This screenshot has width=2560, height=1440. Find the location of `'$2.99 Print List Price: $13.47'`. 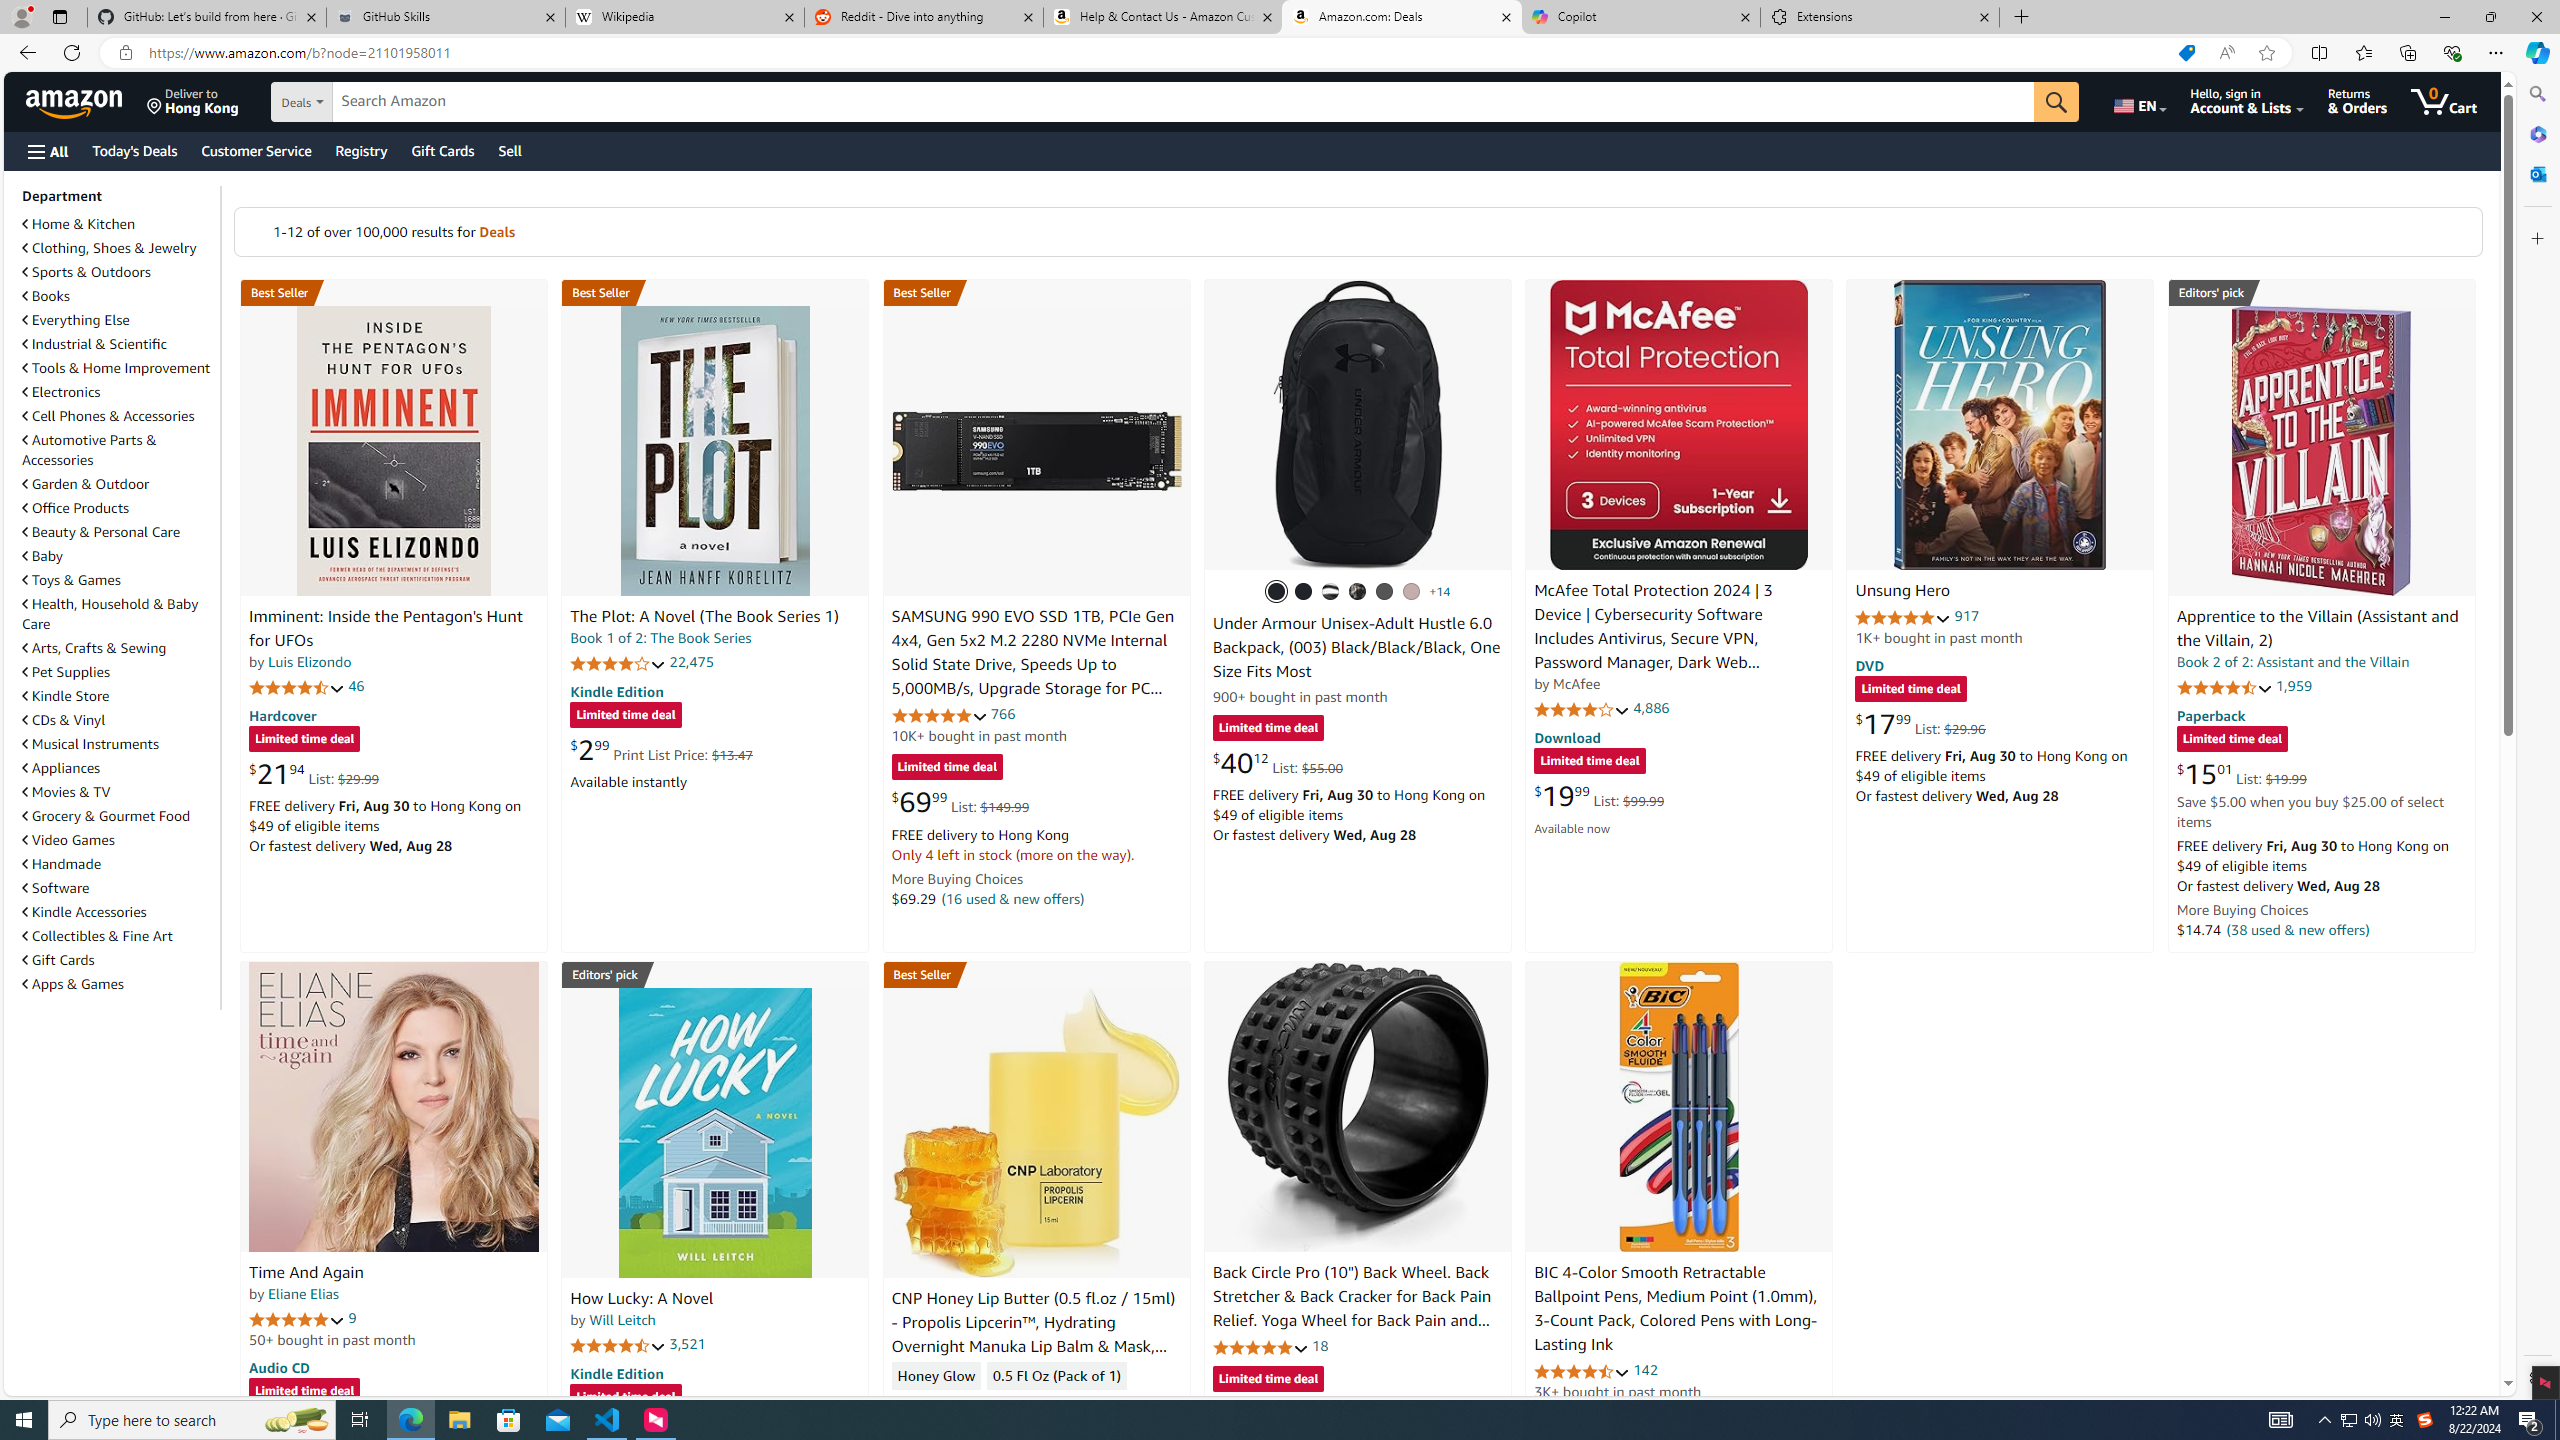

'$2.99 Print List Price: $13.47' is located at coordinates (660, 748).